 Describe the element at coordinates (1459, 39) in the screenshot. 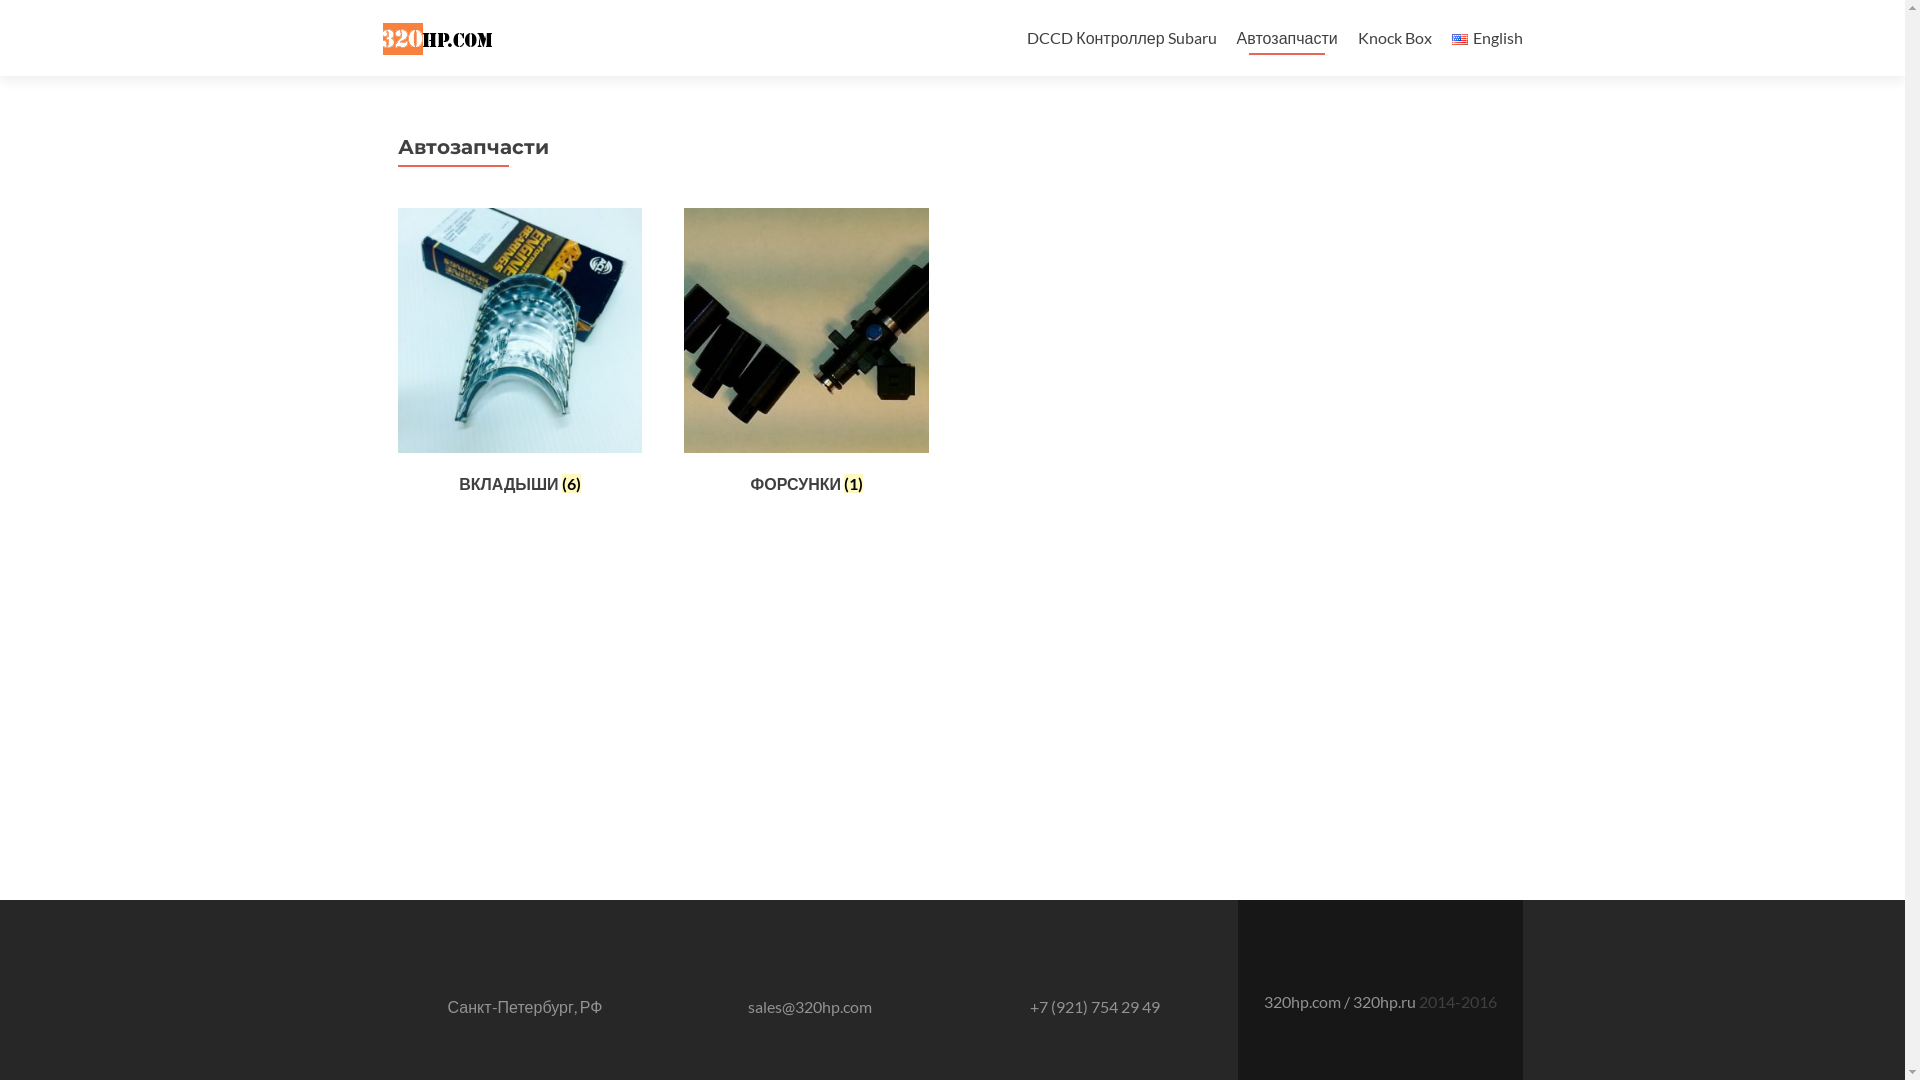

I see `'English'` at that location.